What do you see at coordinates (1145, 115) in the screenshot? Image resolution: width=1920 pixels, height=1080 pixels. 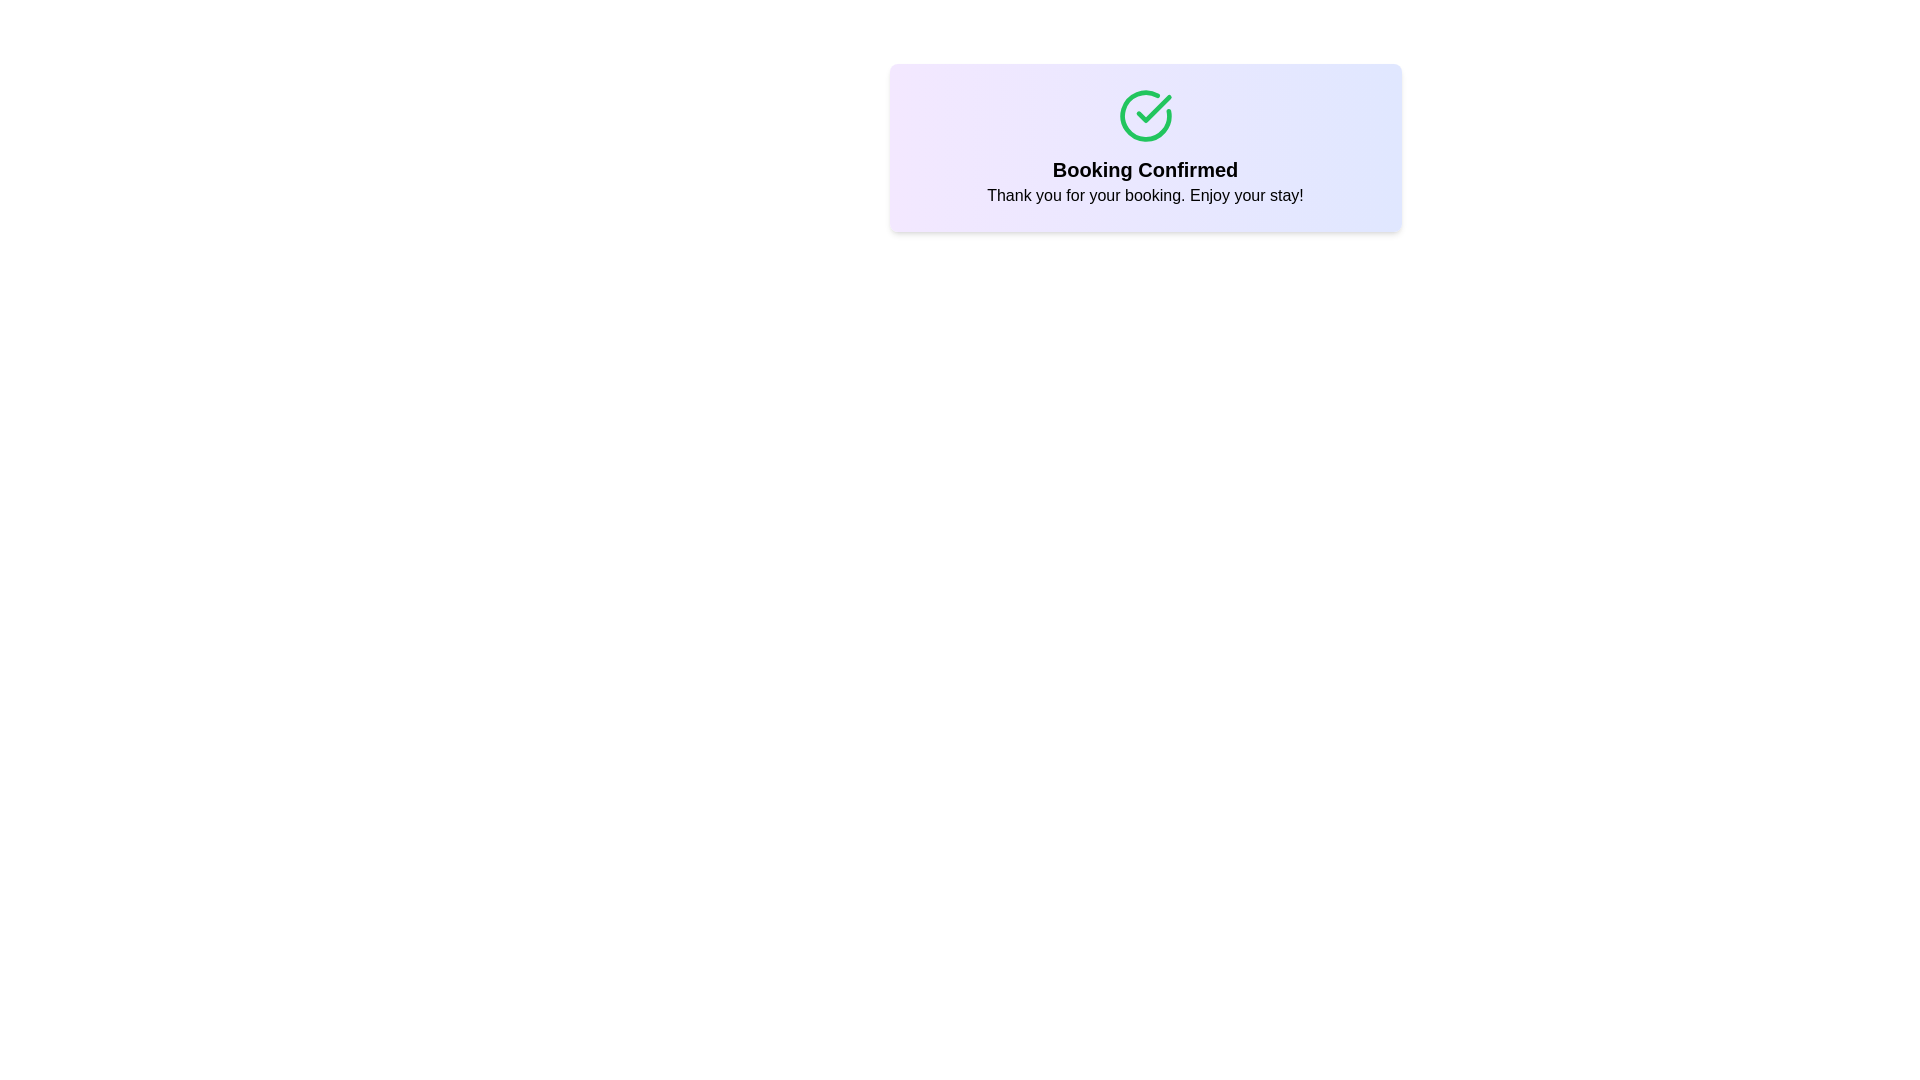 I see `the curved line segment of the circular outline icon with a check mark, which is styled in green and positioned at the top center of the confirmation card, above the 'Booking Confirmed' message` at bounding box center [1145, 115].